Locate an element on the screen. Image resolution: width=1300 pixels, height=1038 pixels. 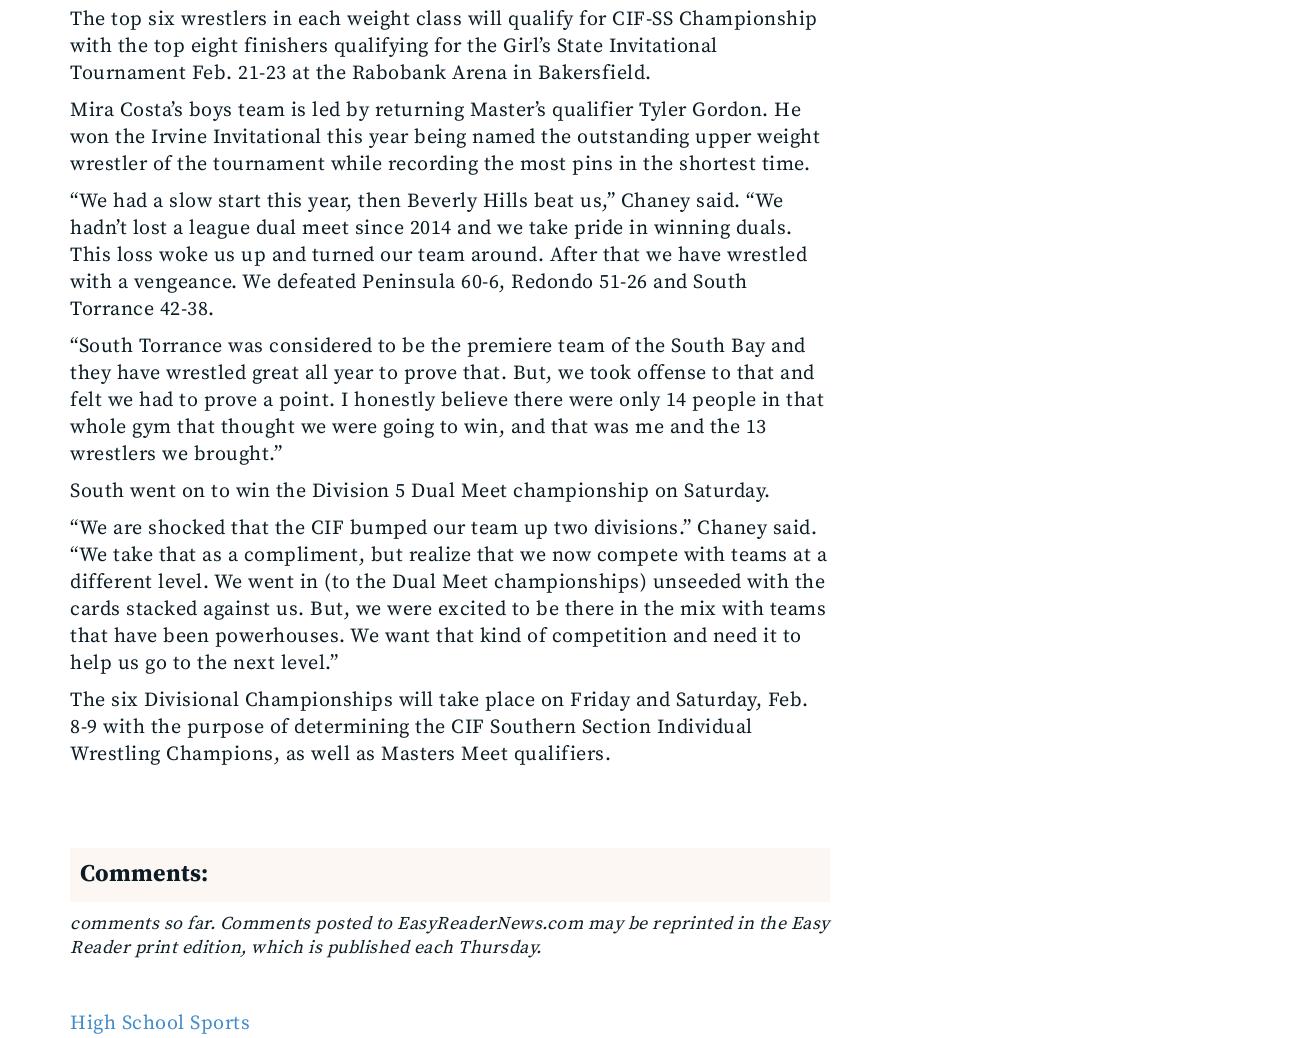
'South went on to win the Division 5 Dual Meet championship on Saturday.' is located at coordinates (420, 491).